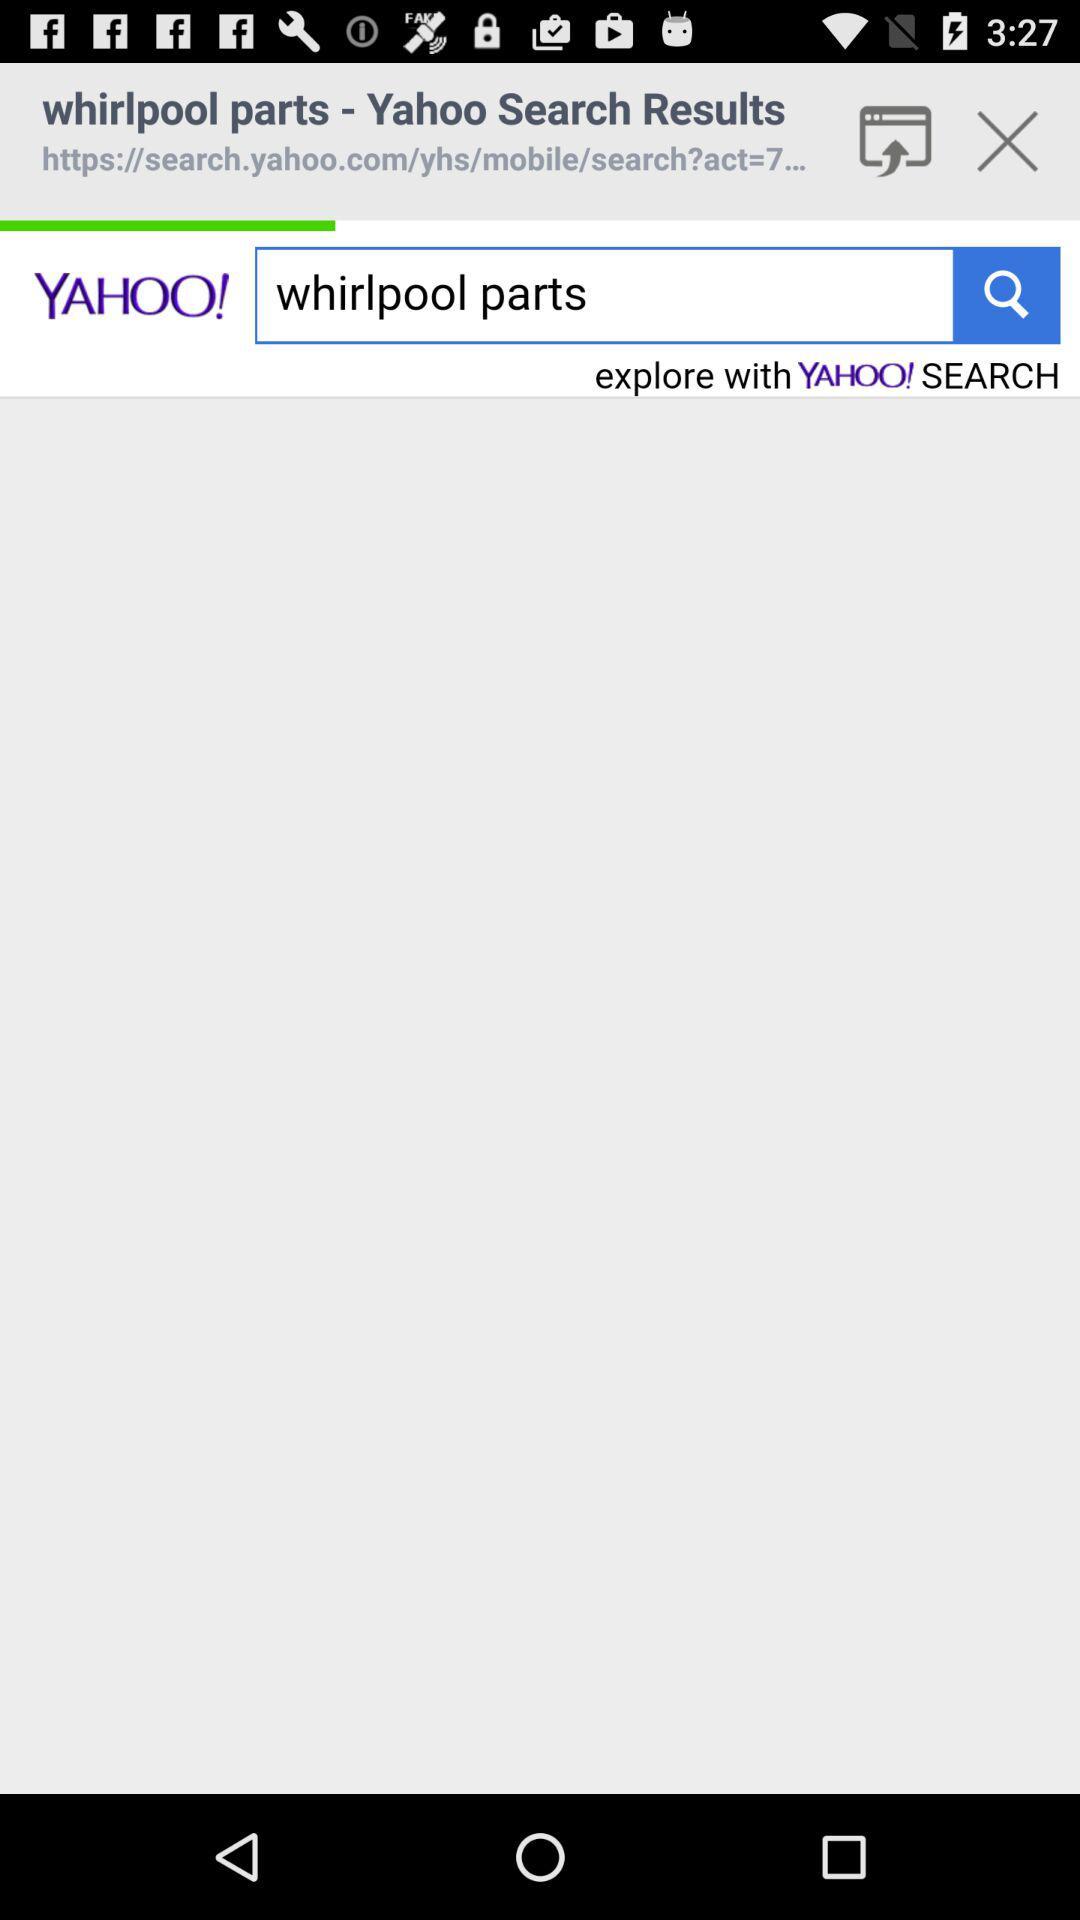 The width and height of the screenshot is (1080, 1920). I want to click on close, so click(1007, 140).